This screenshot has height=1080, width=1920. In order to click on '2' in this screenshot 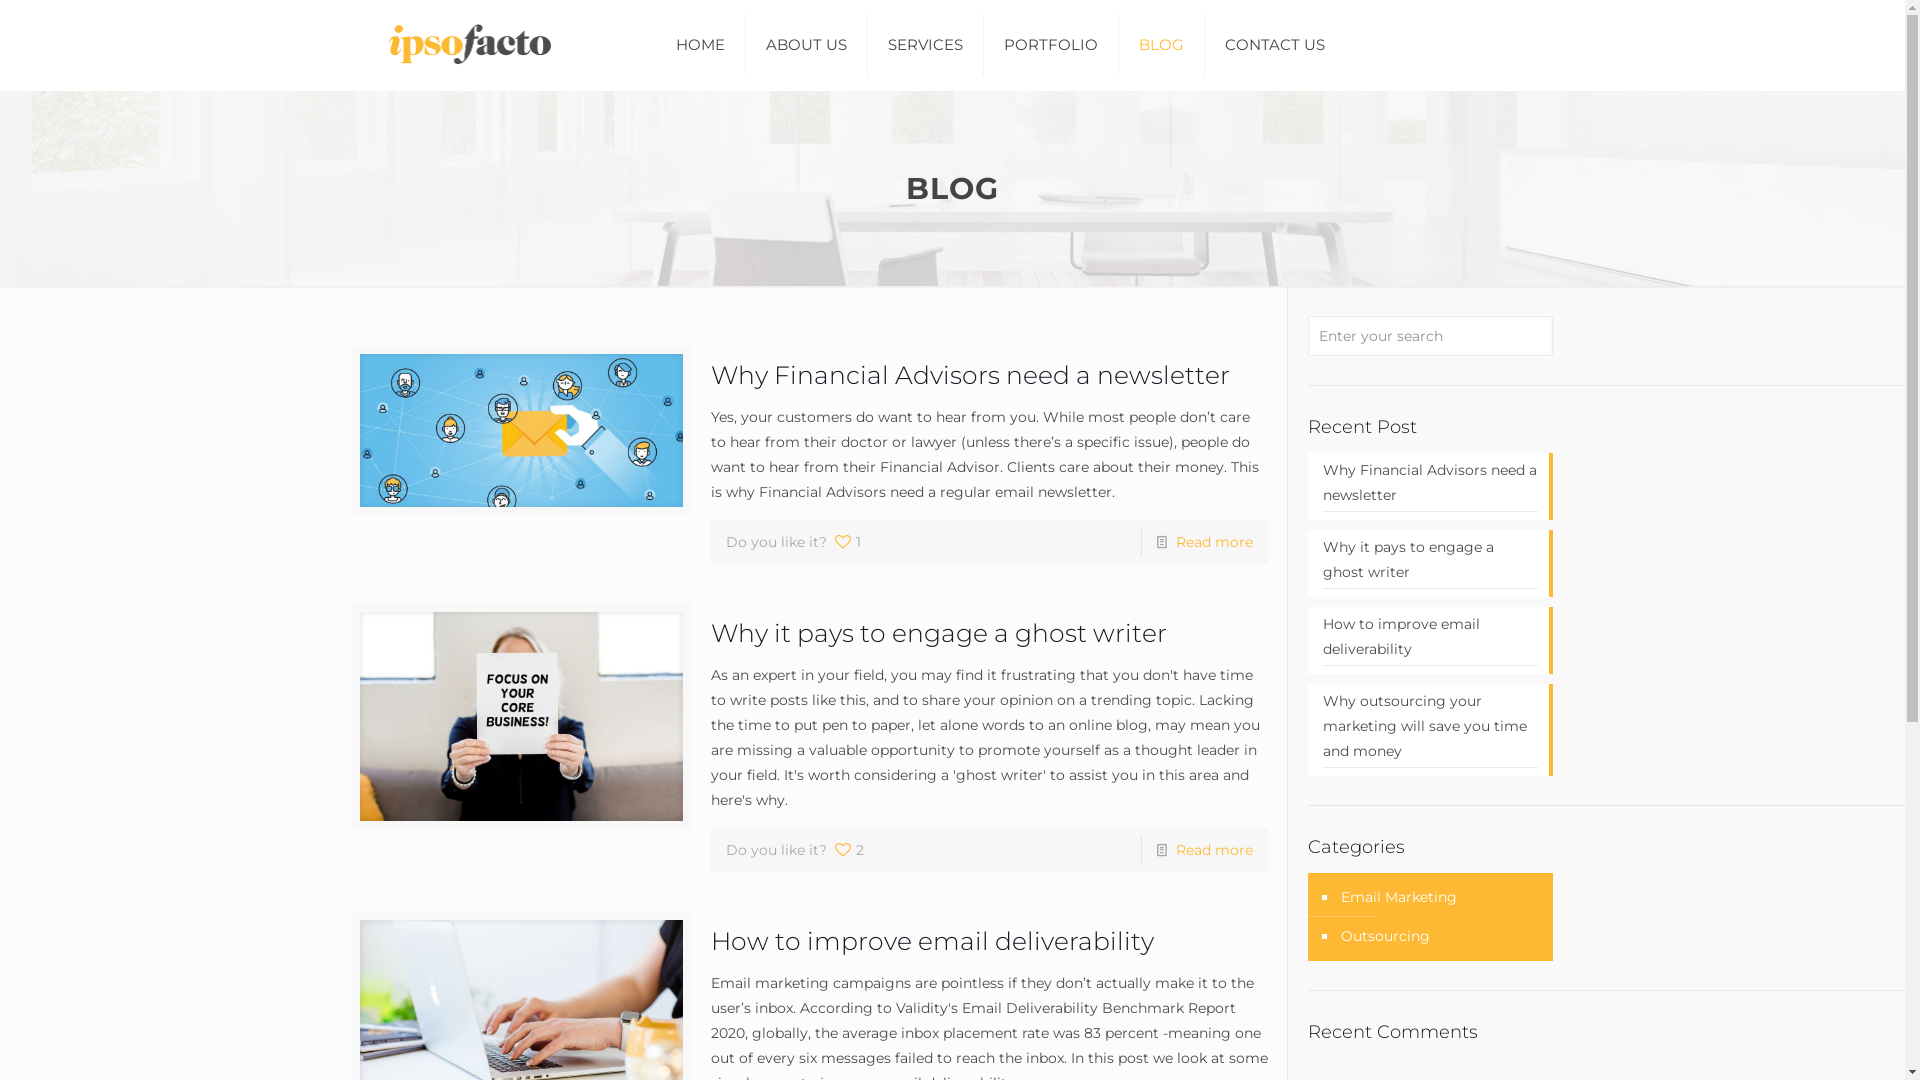, I will do `click(848, 849)`.